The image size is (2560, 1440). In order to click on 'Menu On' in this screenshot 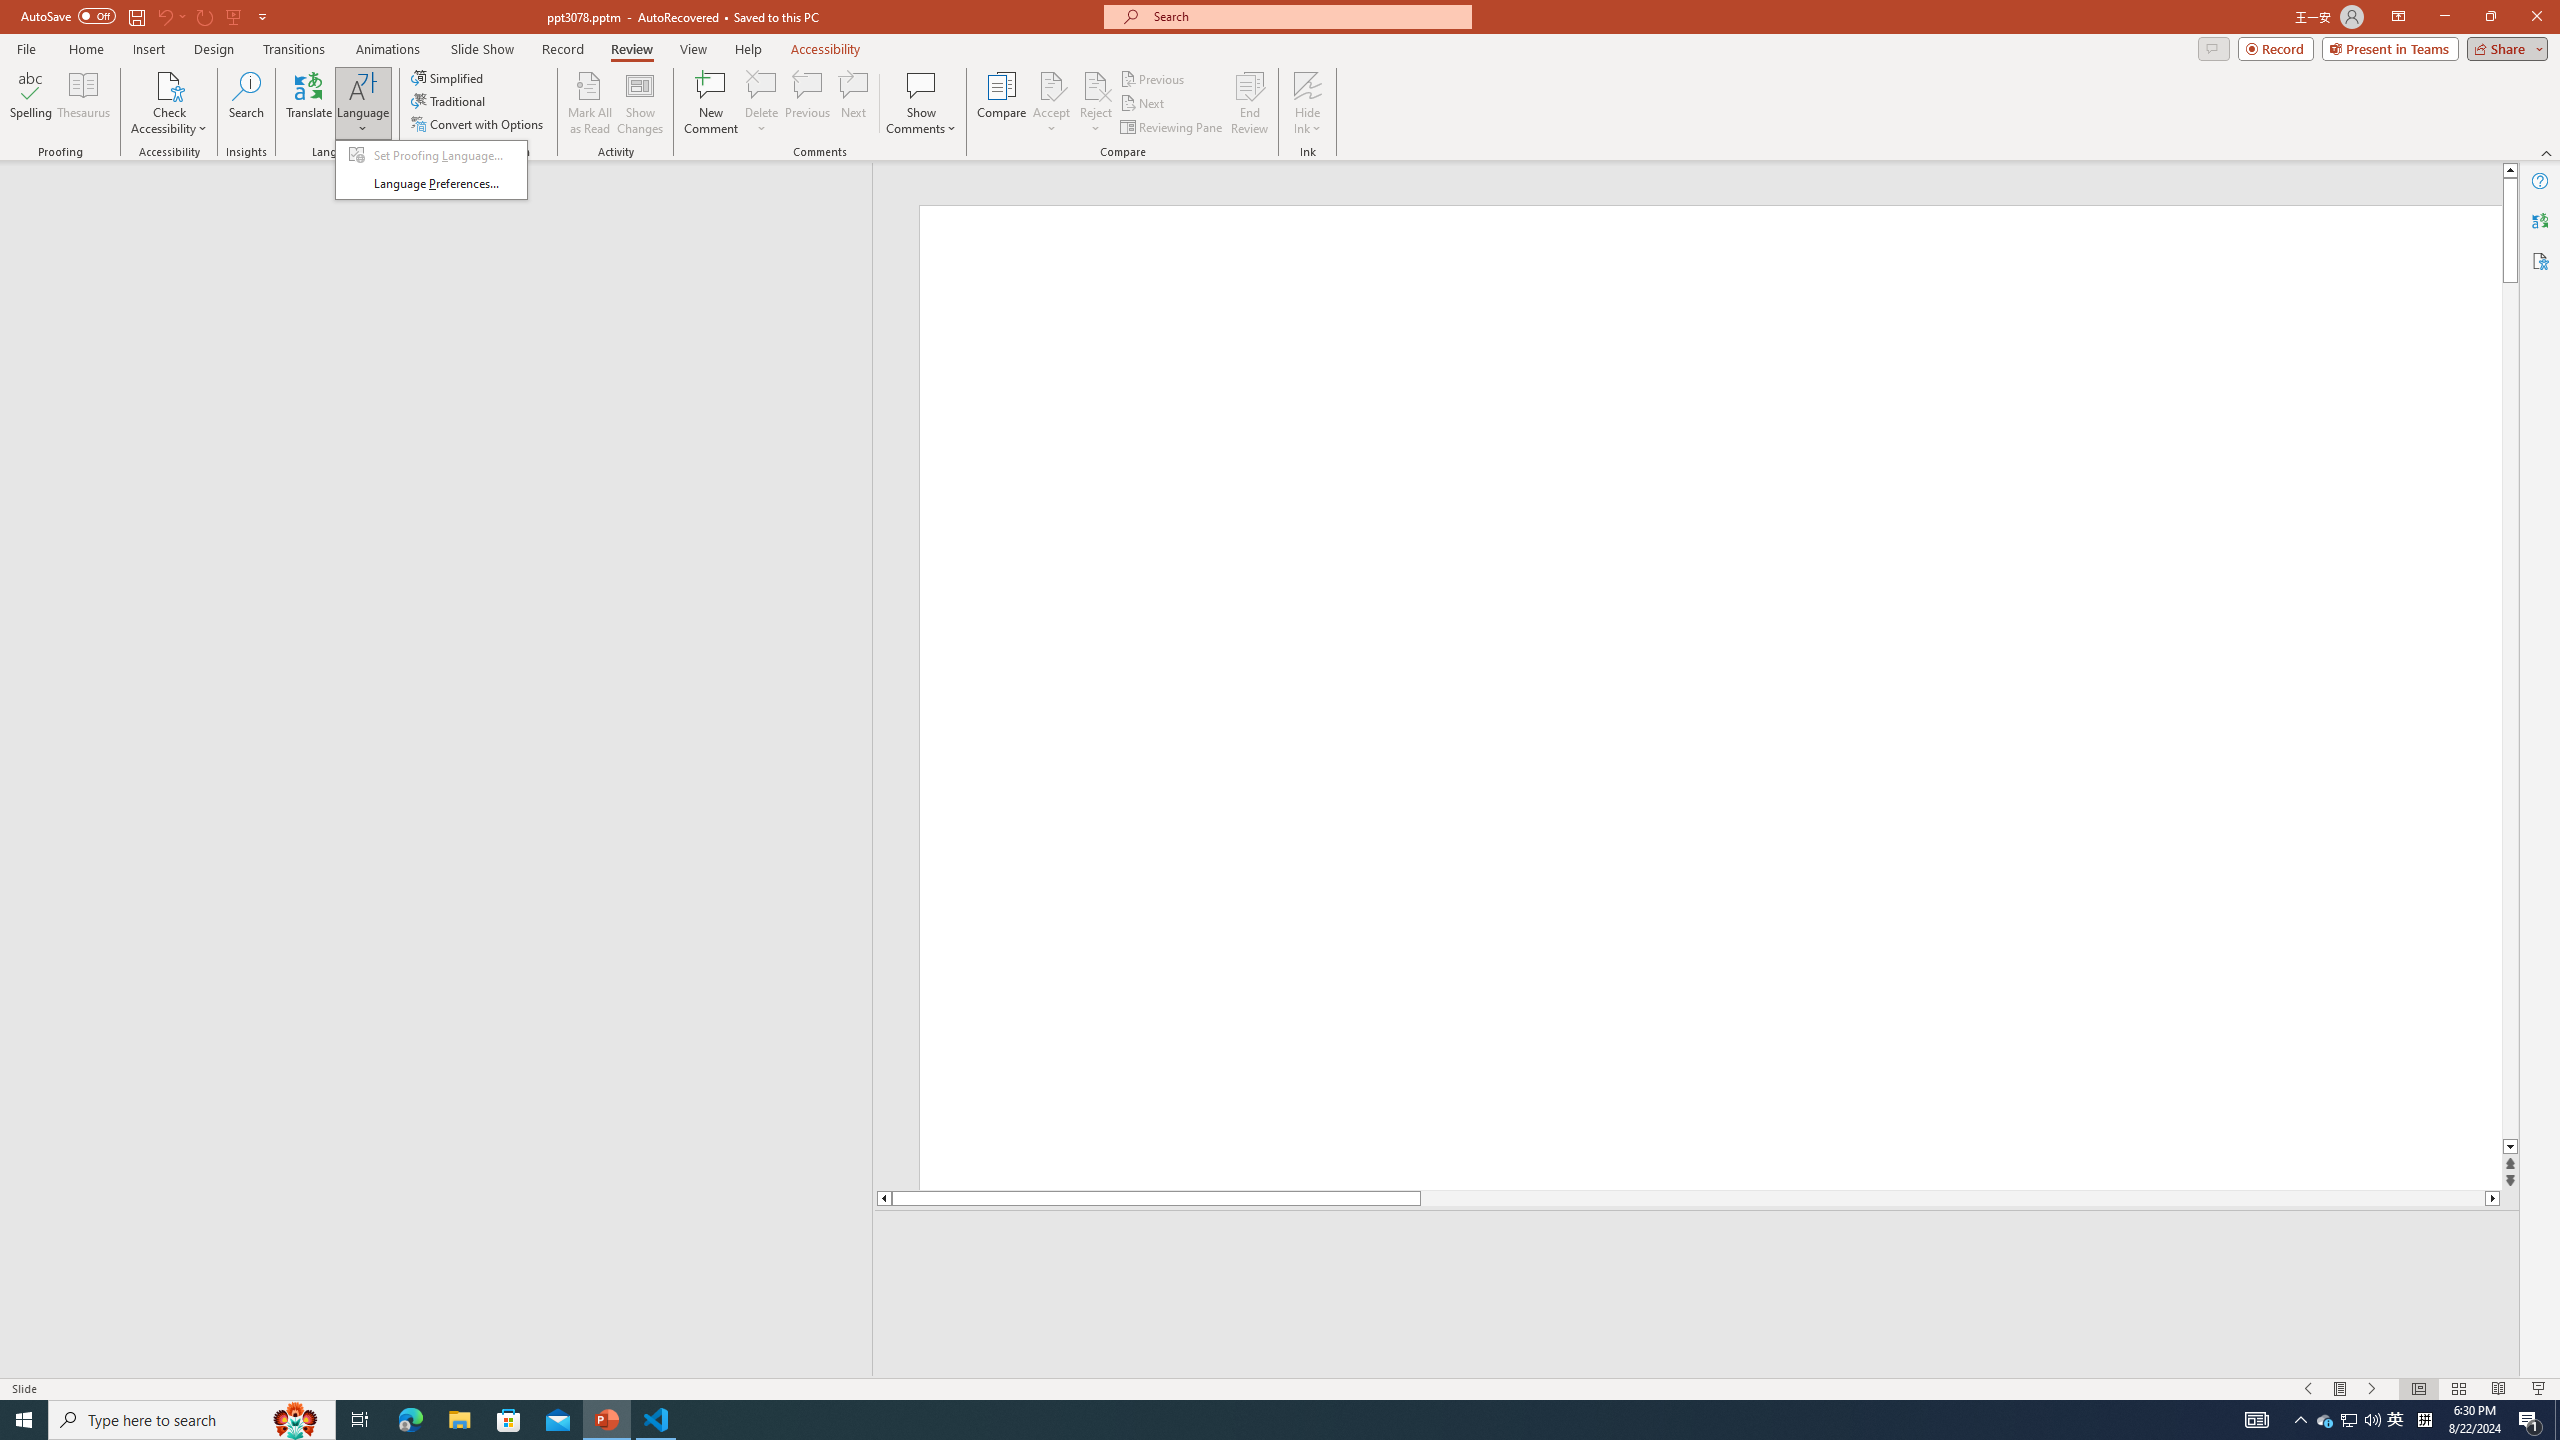, I will do `click(2340, 1389)`.